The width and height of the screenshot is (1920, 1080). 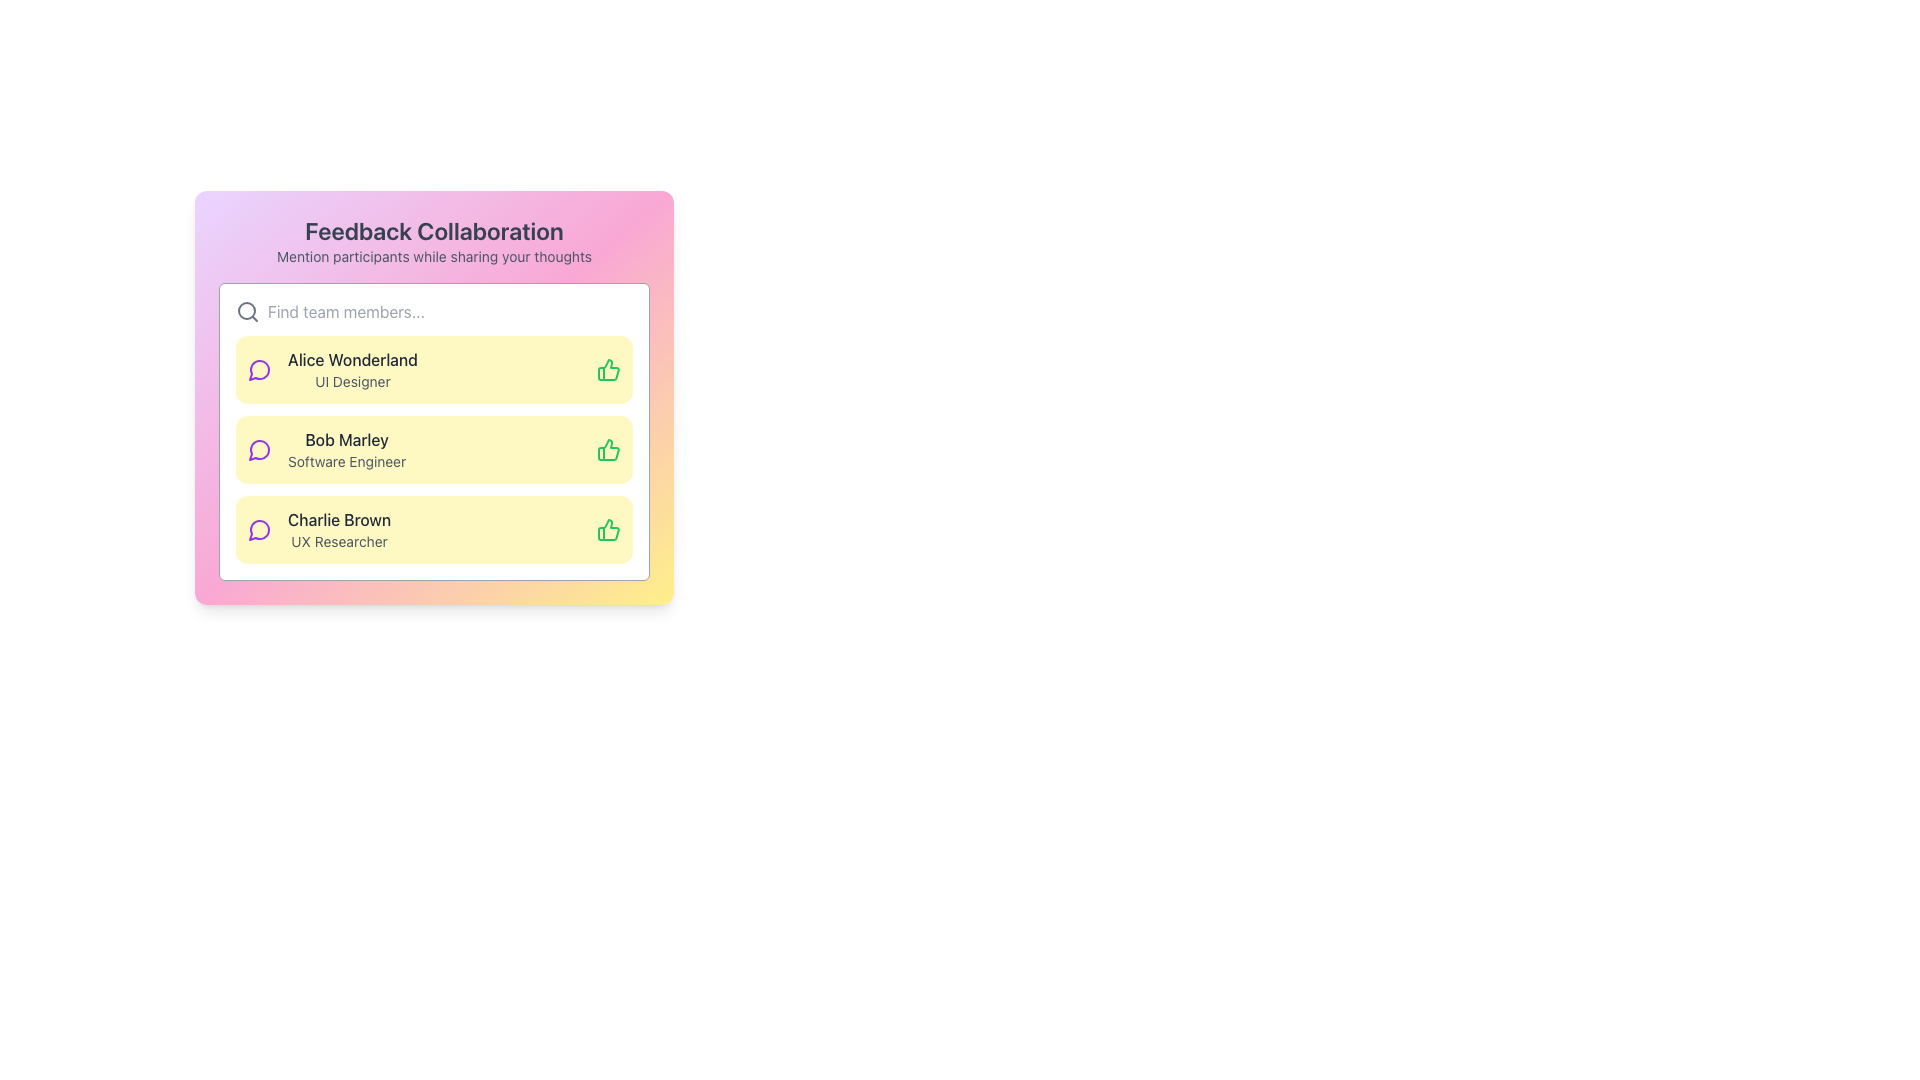 I want to click on the circular outline styled icon resembling a speech bubble, filled with purple color, located next to the text 'Alice Wonderland, UI Designer', so click(x=258, y=370).